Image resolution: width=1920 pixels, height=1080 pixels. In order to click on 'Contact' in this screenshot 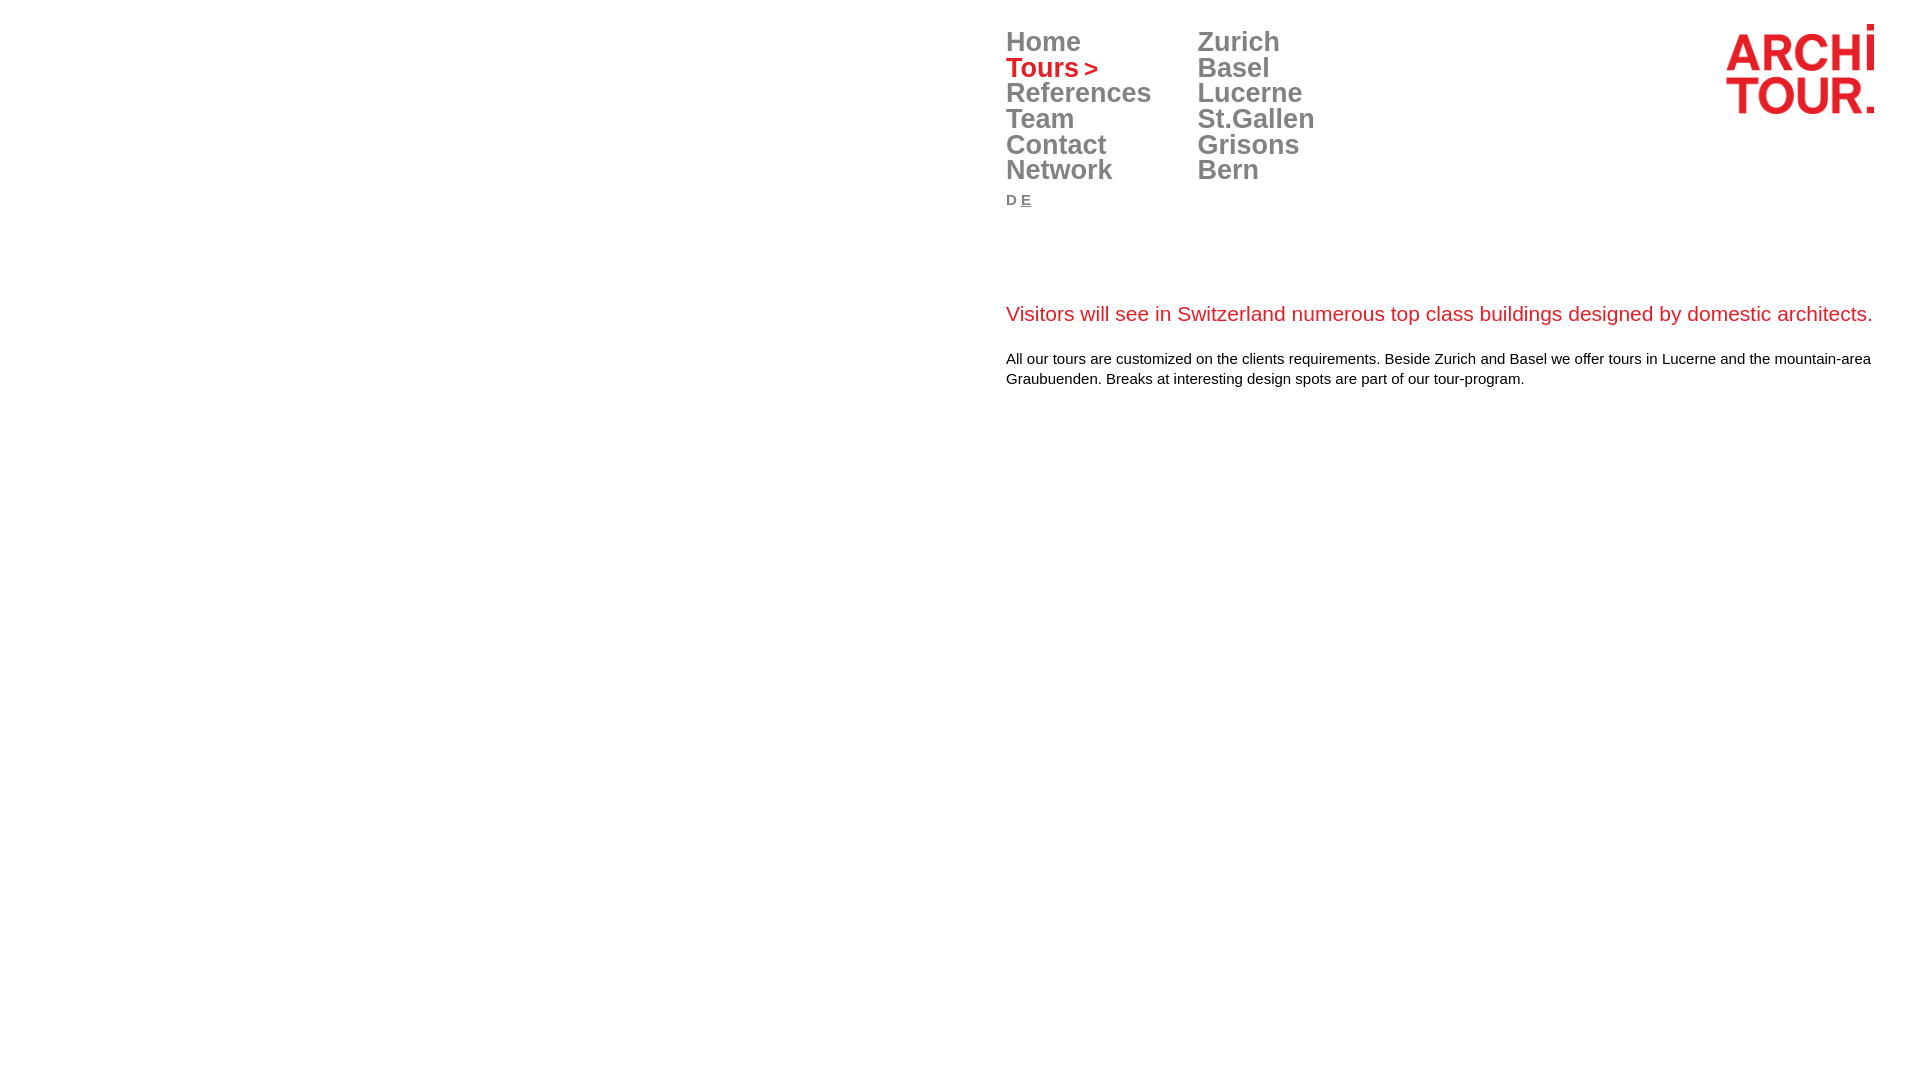, I will do `click(1006, 144)`.